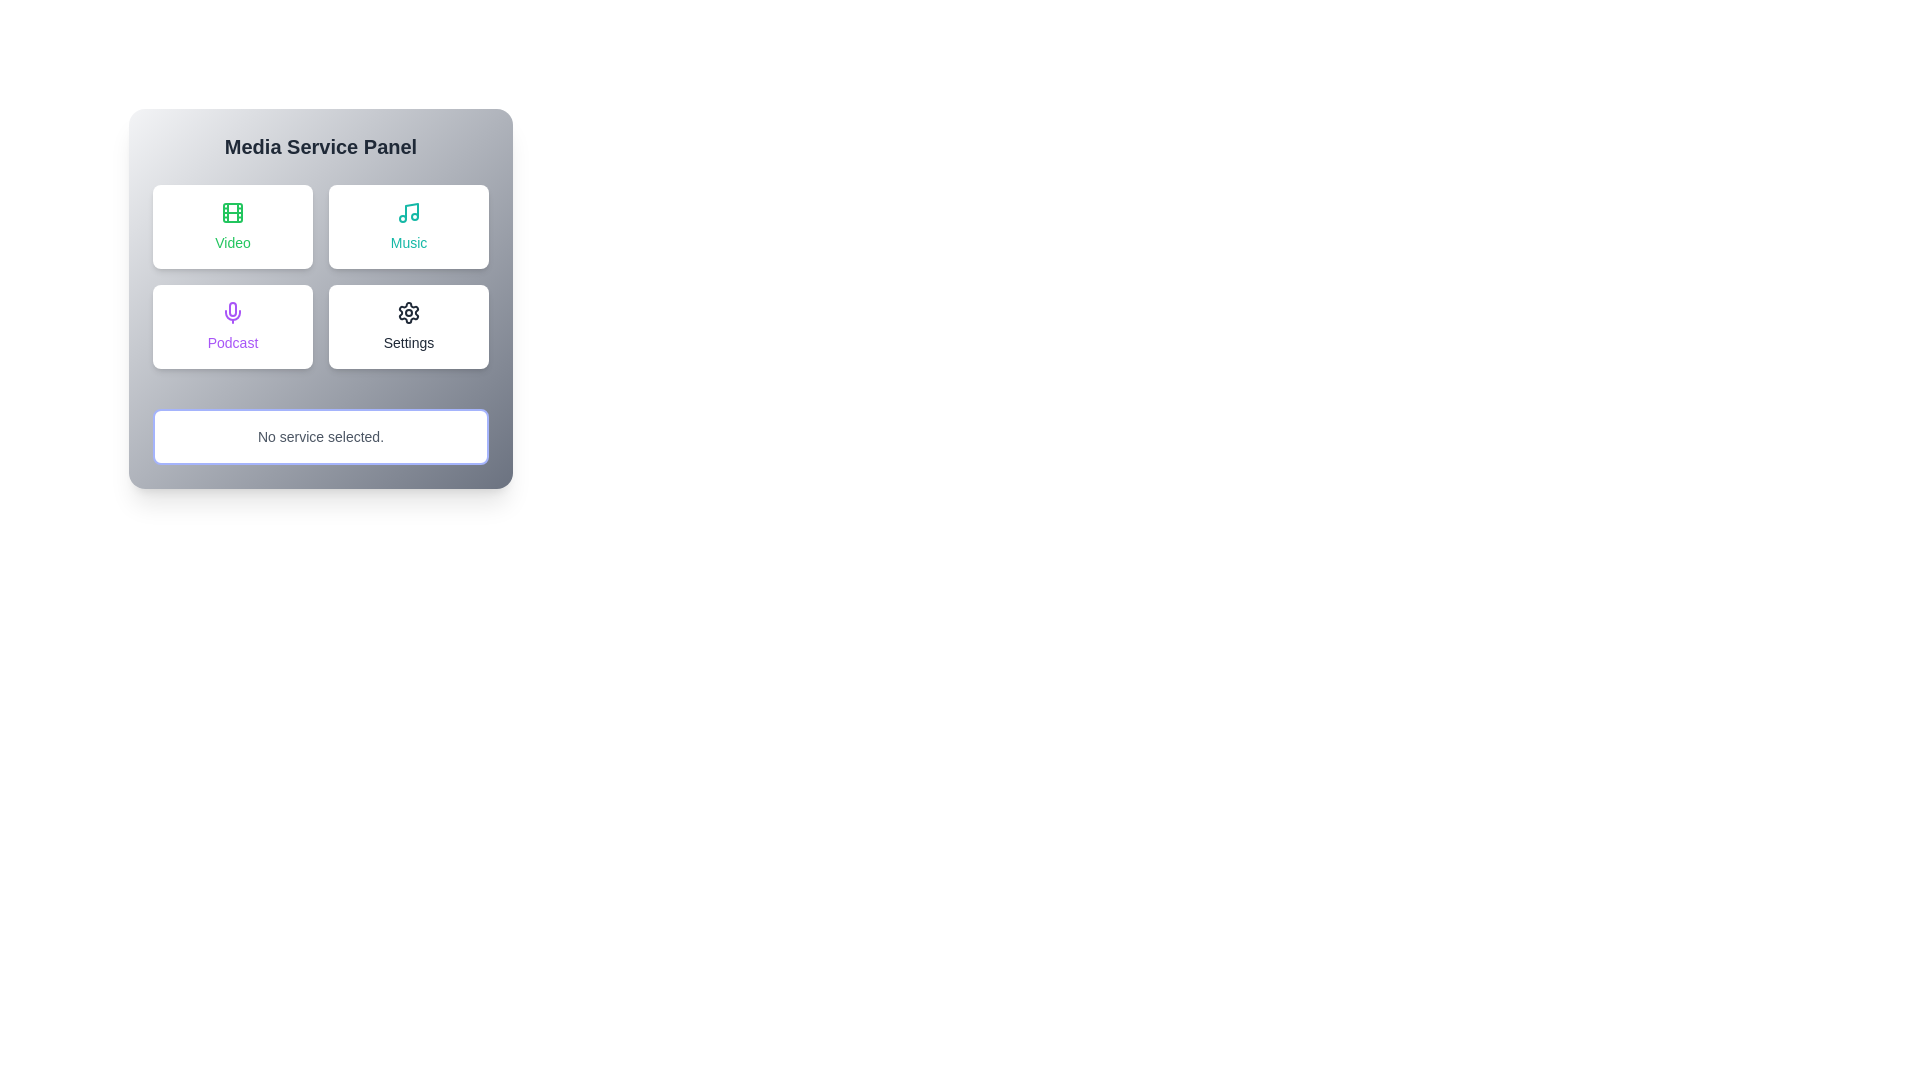  What do you see at coordinates (233, 226) in the screenshot?
I see `the 'Video' button located in the top-left corner of the grid layout` at bounding box center [233, 226].